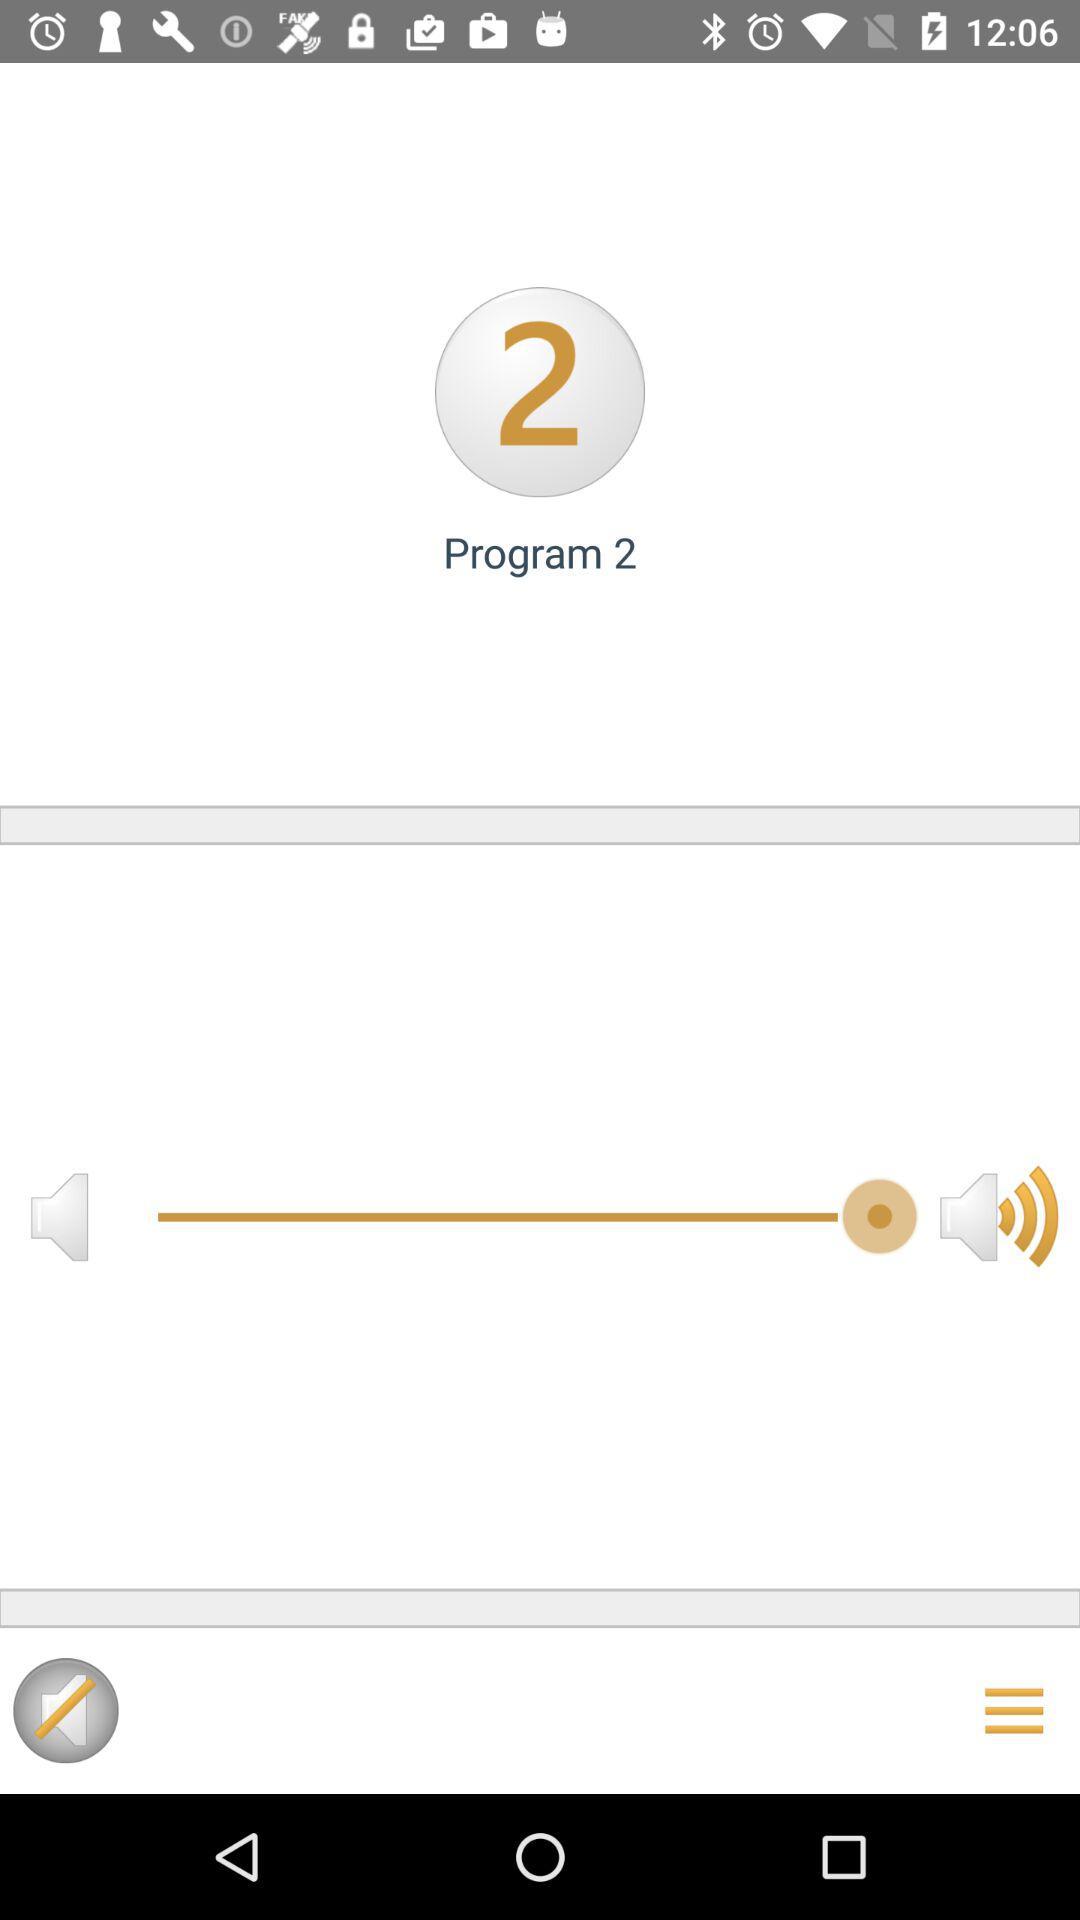 This screenshot has height=1920, width=1080. What do you see at coordinates (58, 1215) in the screenshot?
I see `the volume icon` at bounding box center [58, 1215].